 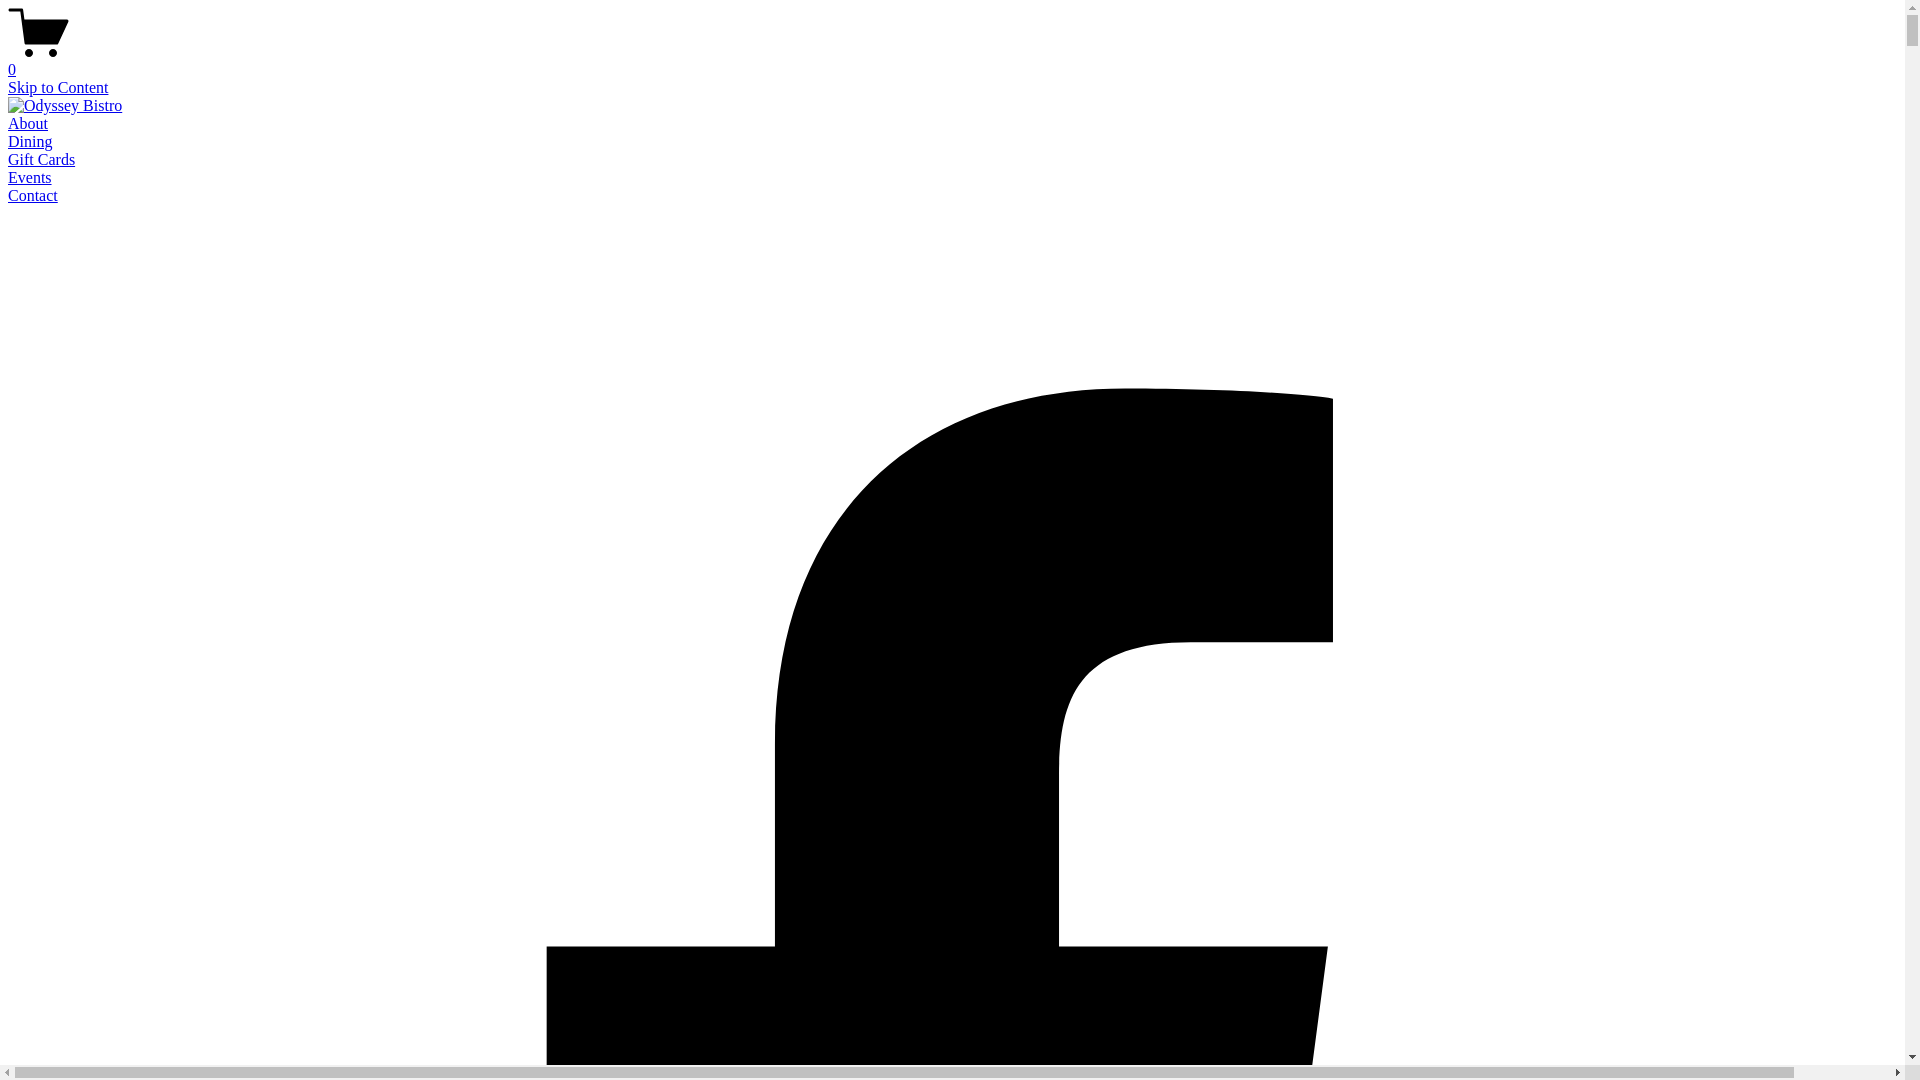 What do you see at coordinates (29, 176) in the screenshot?
I see `'Events'` at bounding box center [29, 176].